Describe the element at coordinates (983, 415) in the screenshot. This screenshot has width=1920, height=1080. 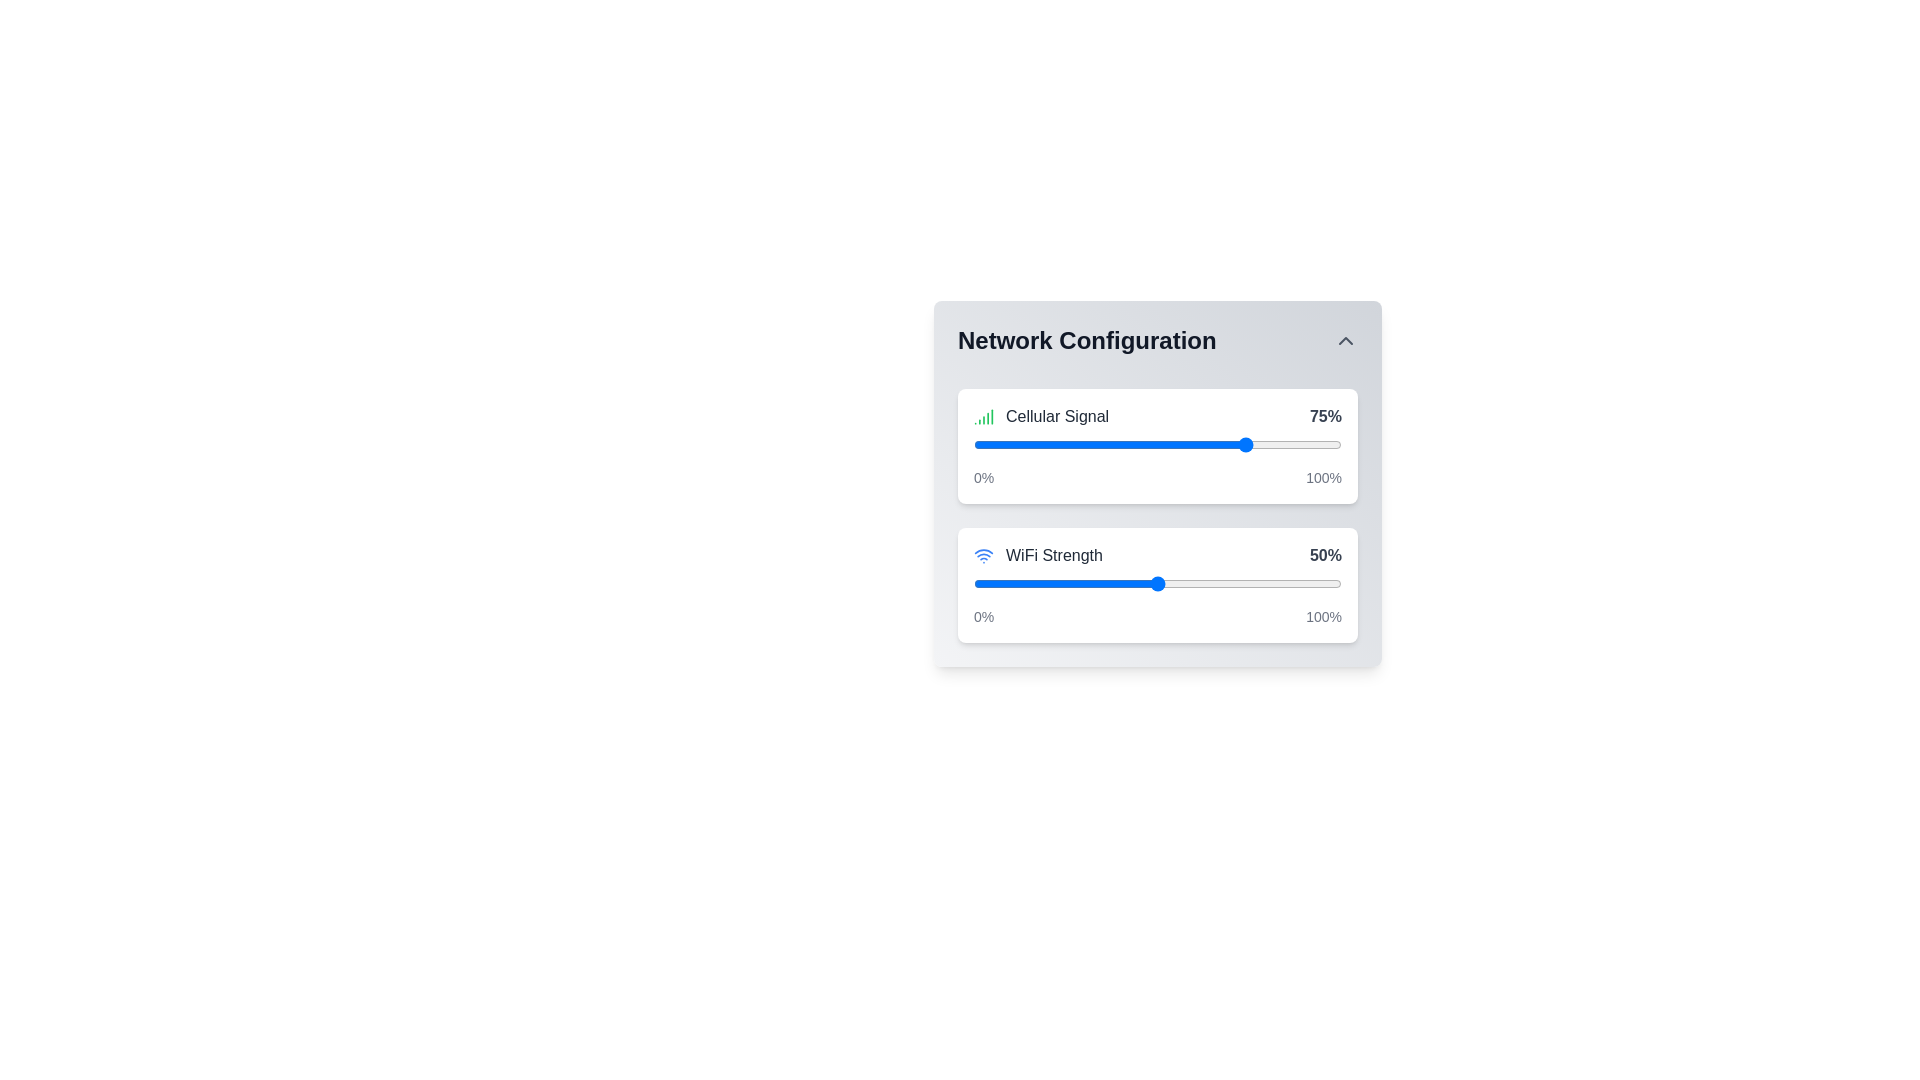
I see `the cellular signal strength icon located to the left of the 'Cellular Signal' label in the 'Network Configuration' section of the card interface` at that location.